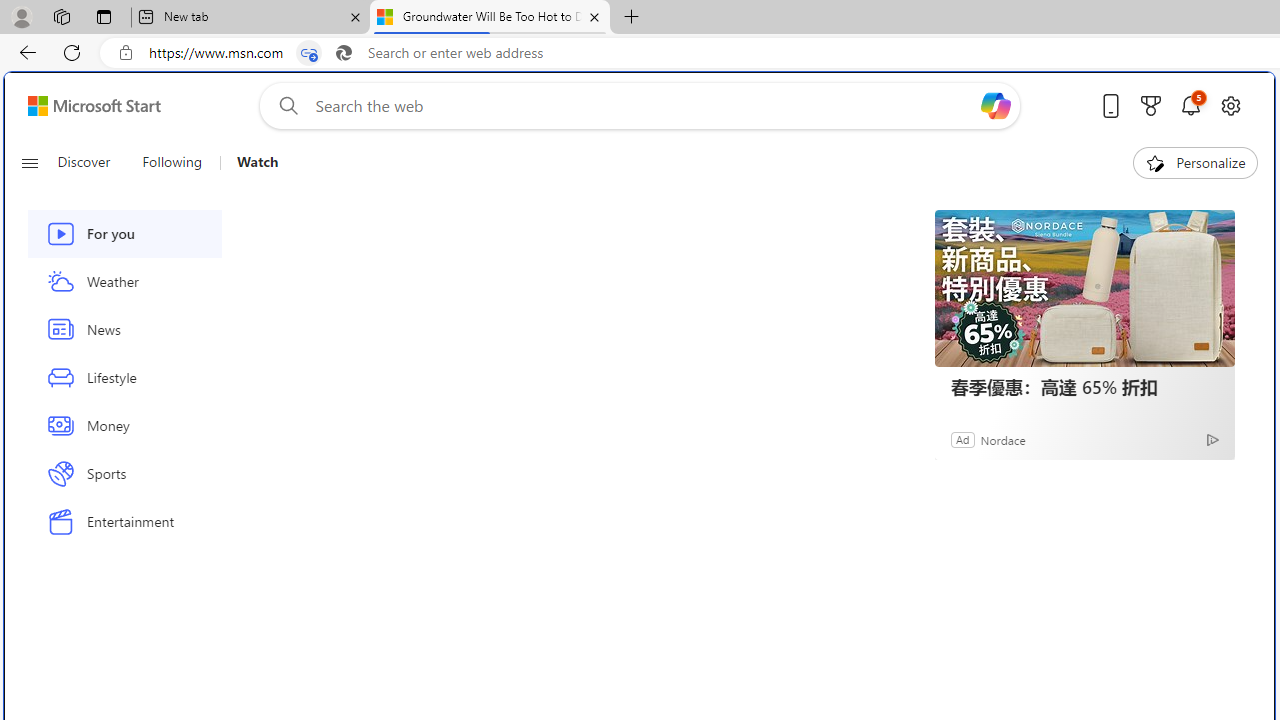  What do you see at coordinates (173, 162) in the screenshot?
I see `'Following'` at bounding box center [173, 162].